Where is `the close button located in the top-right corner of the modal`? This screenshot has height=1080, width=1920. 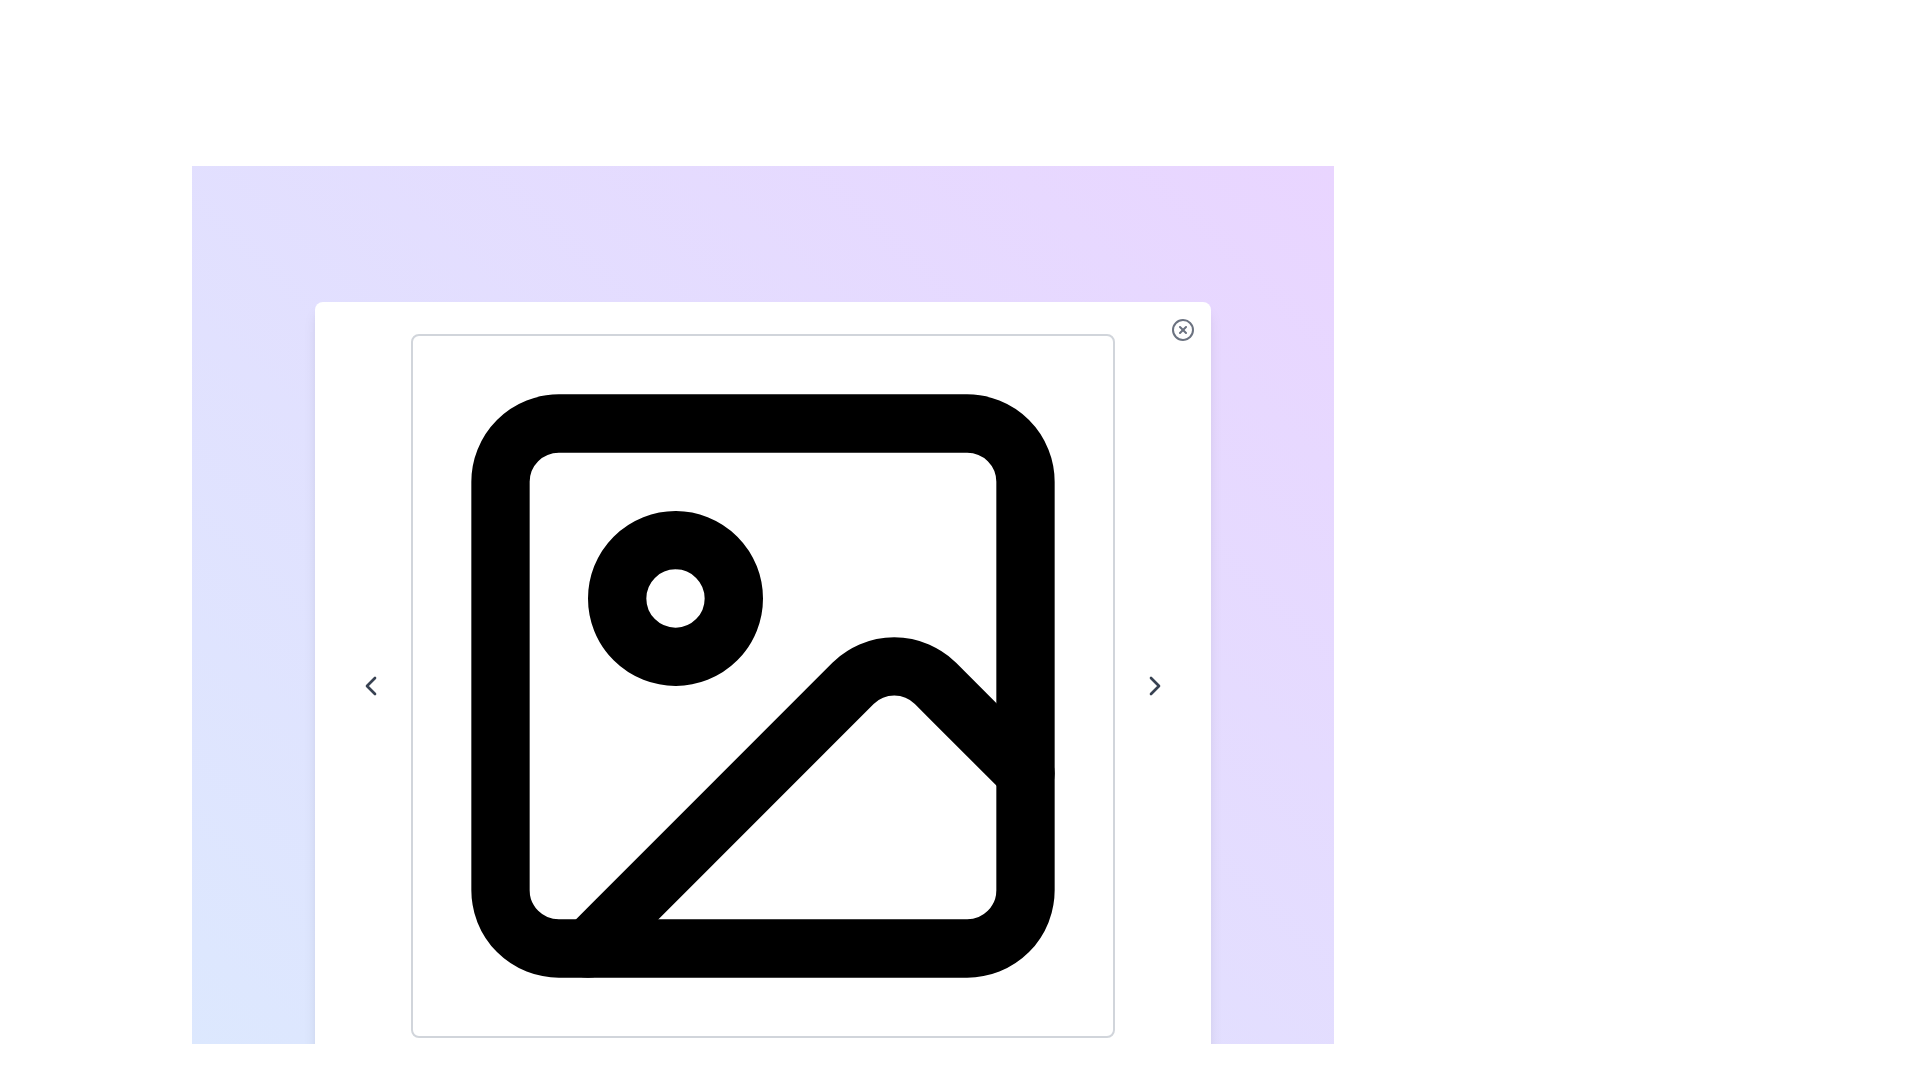
the close button located in the top-right corner of the modal is located at coordinates (1182, 329).